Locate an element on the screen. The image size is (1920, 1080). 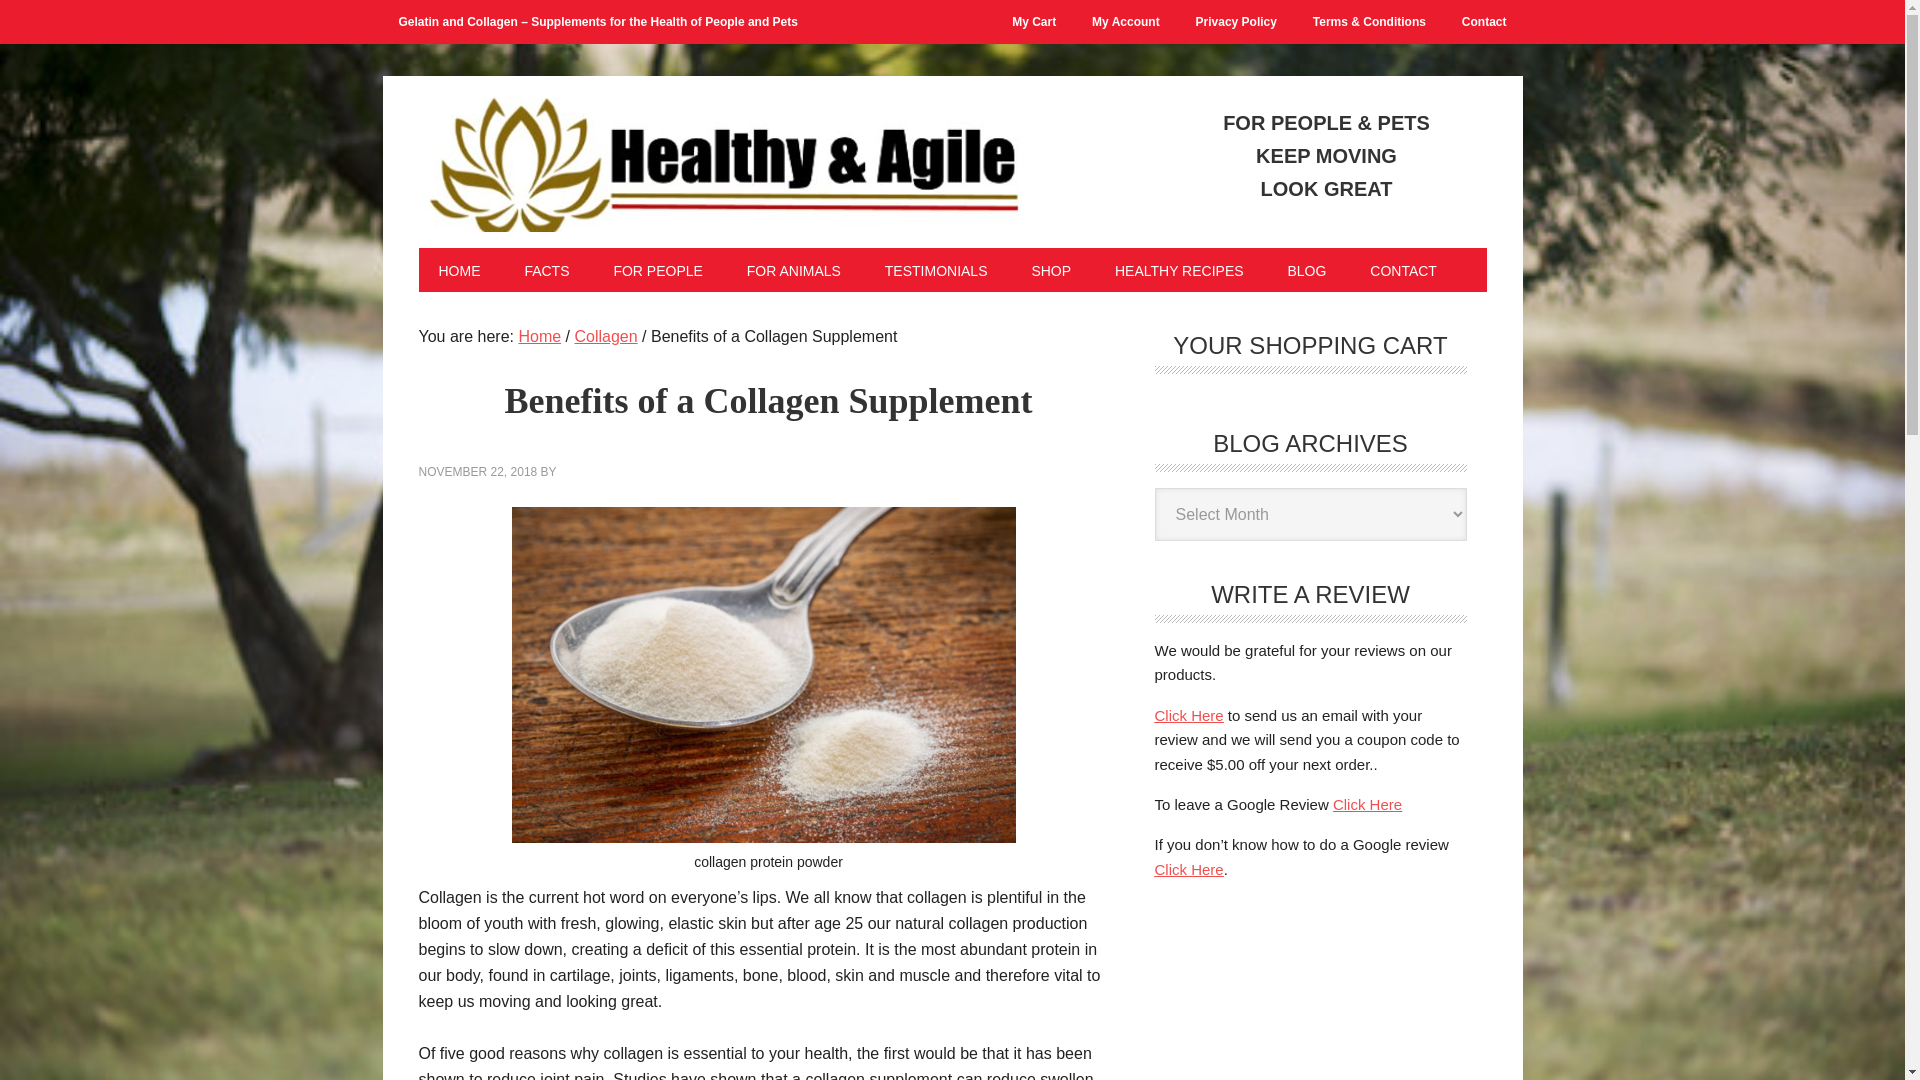
'HEALTHY RECIPES' is located at coordinates (1093, 270).